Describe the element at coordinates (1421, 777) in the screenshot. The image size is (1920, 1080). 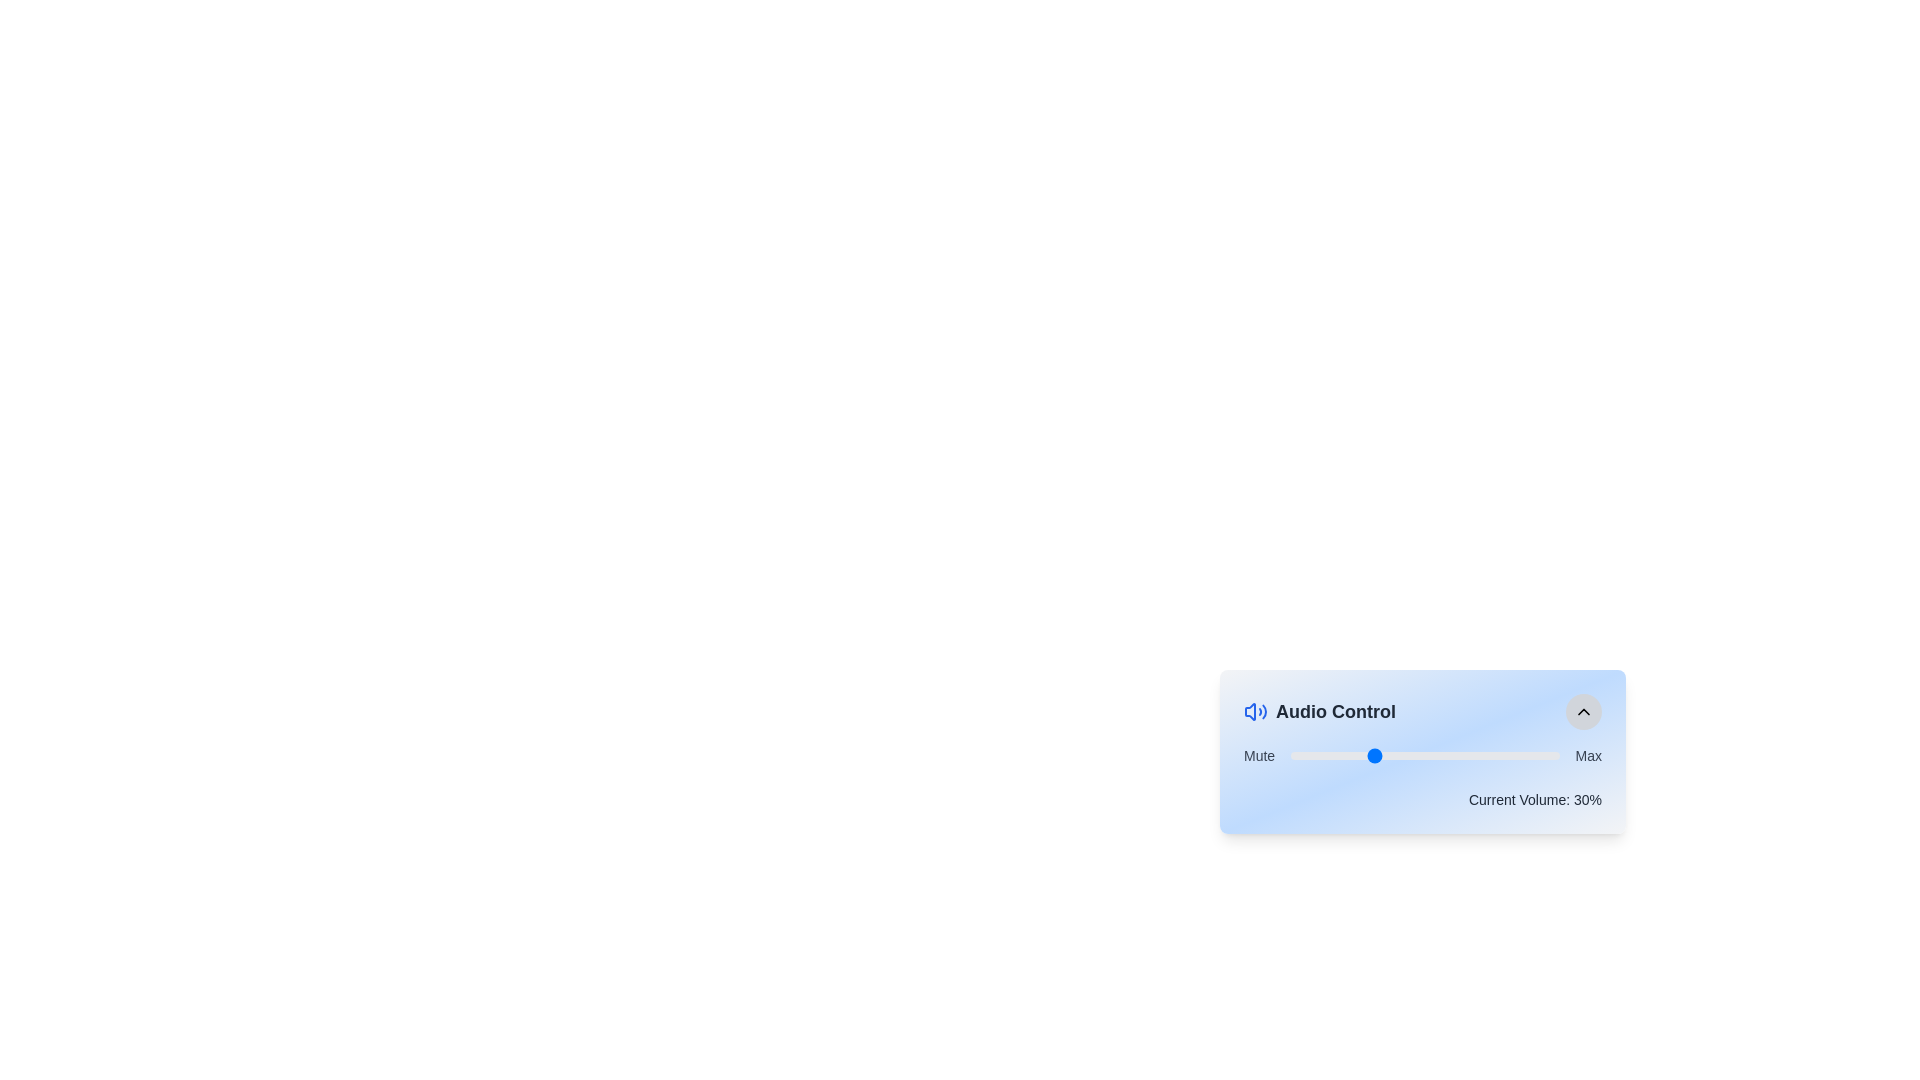
I see `the slider marker in the Audio Control section` at that location.